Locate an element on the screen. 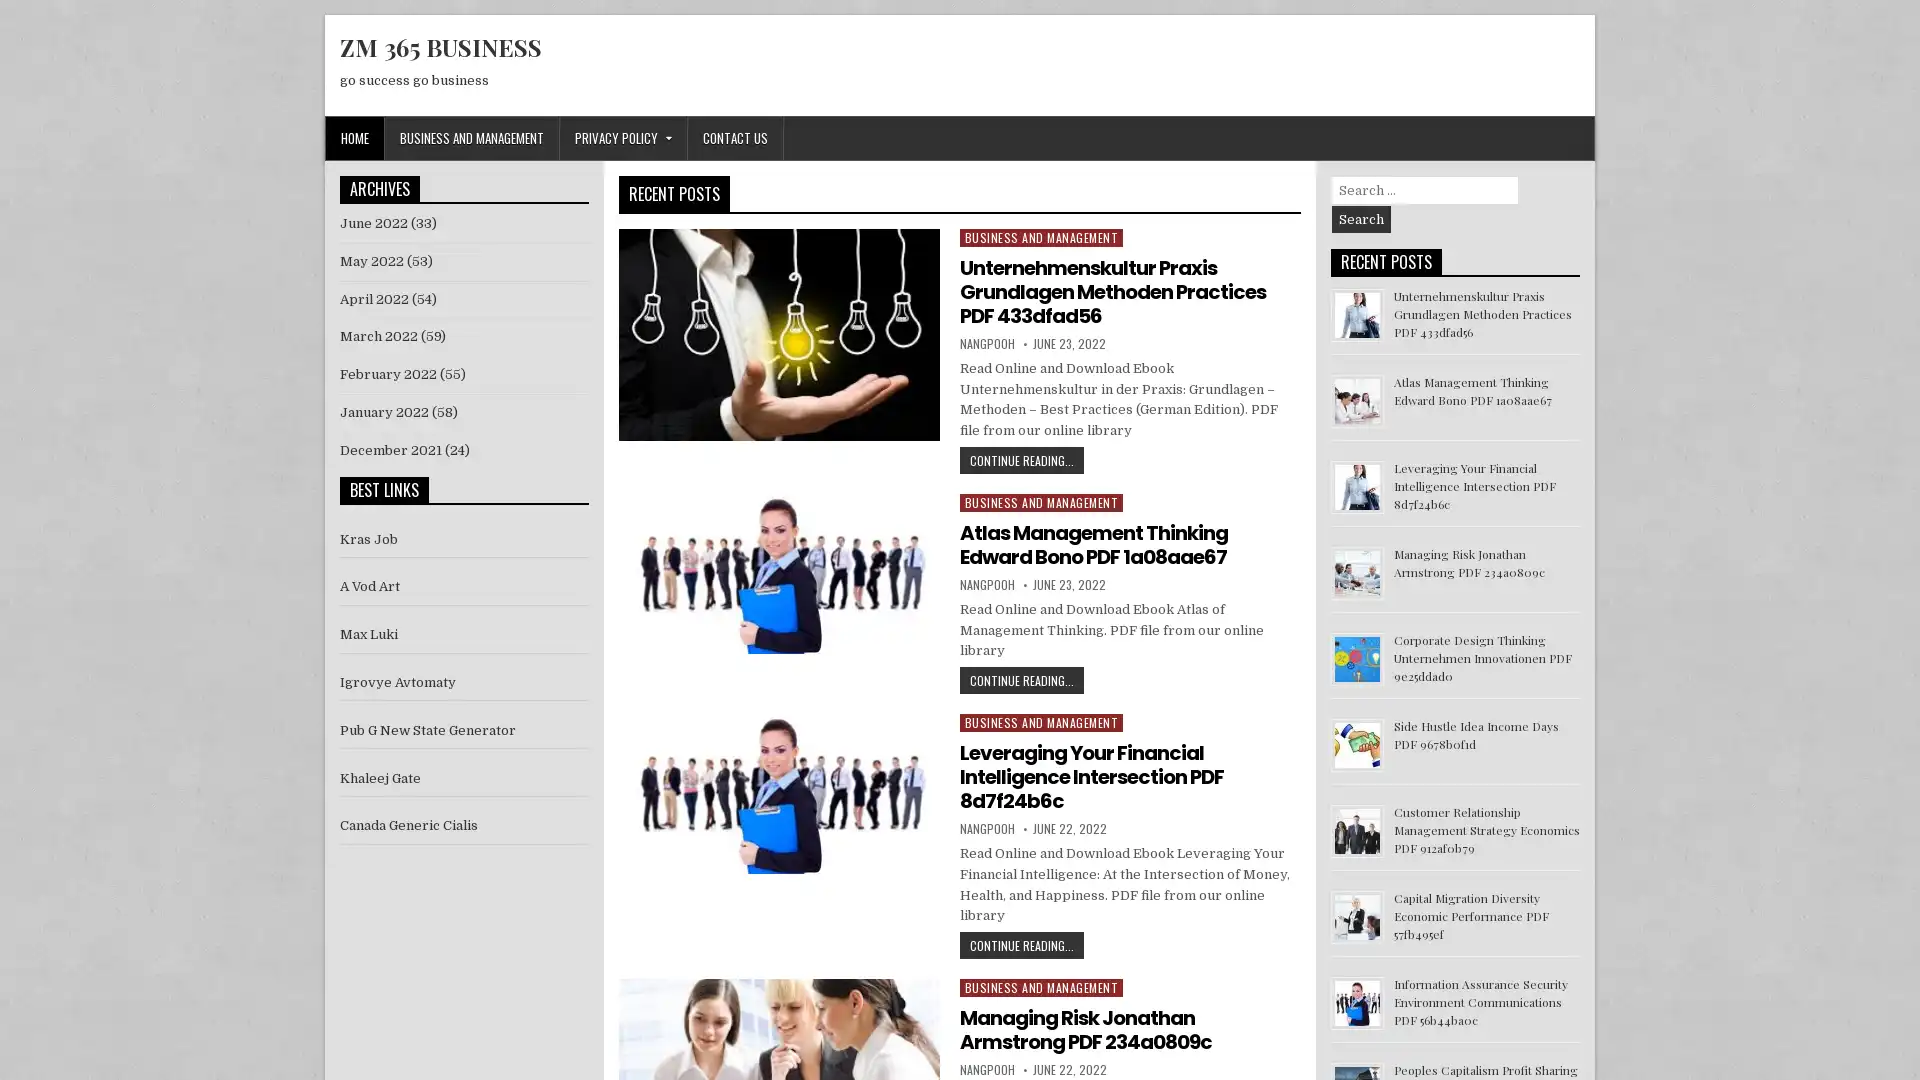 The height and width of the screenshot is (1080, 1920). Search is located at coordinates (1360, 219).